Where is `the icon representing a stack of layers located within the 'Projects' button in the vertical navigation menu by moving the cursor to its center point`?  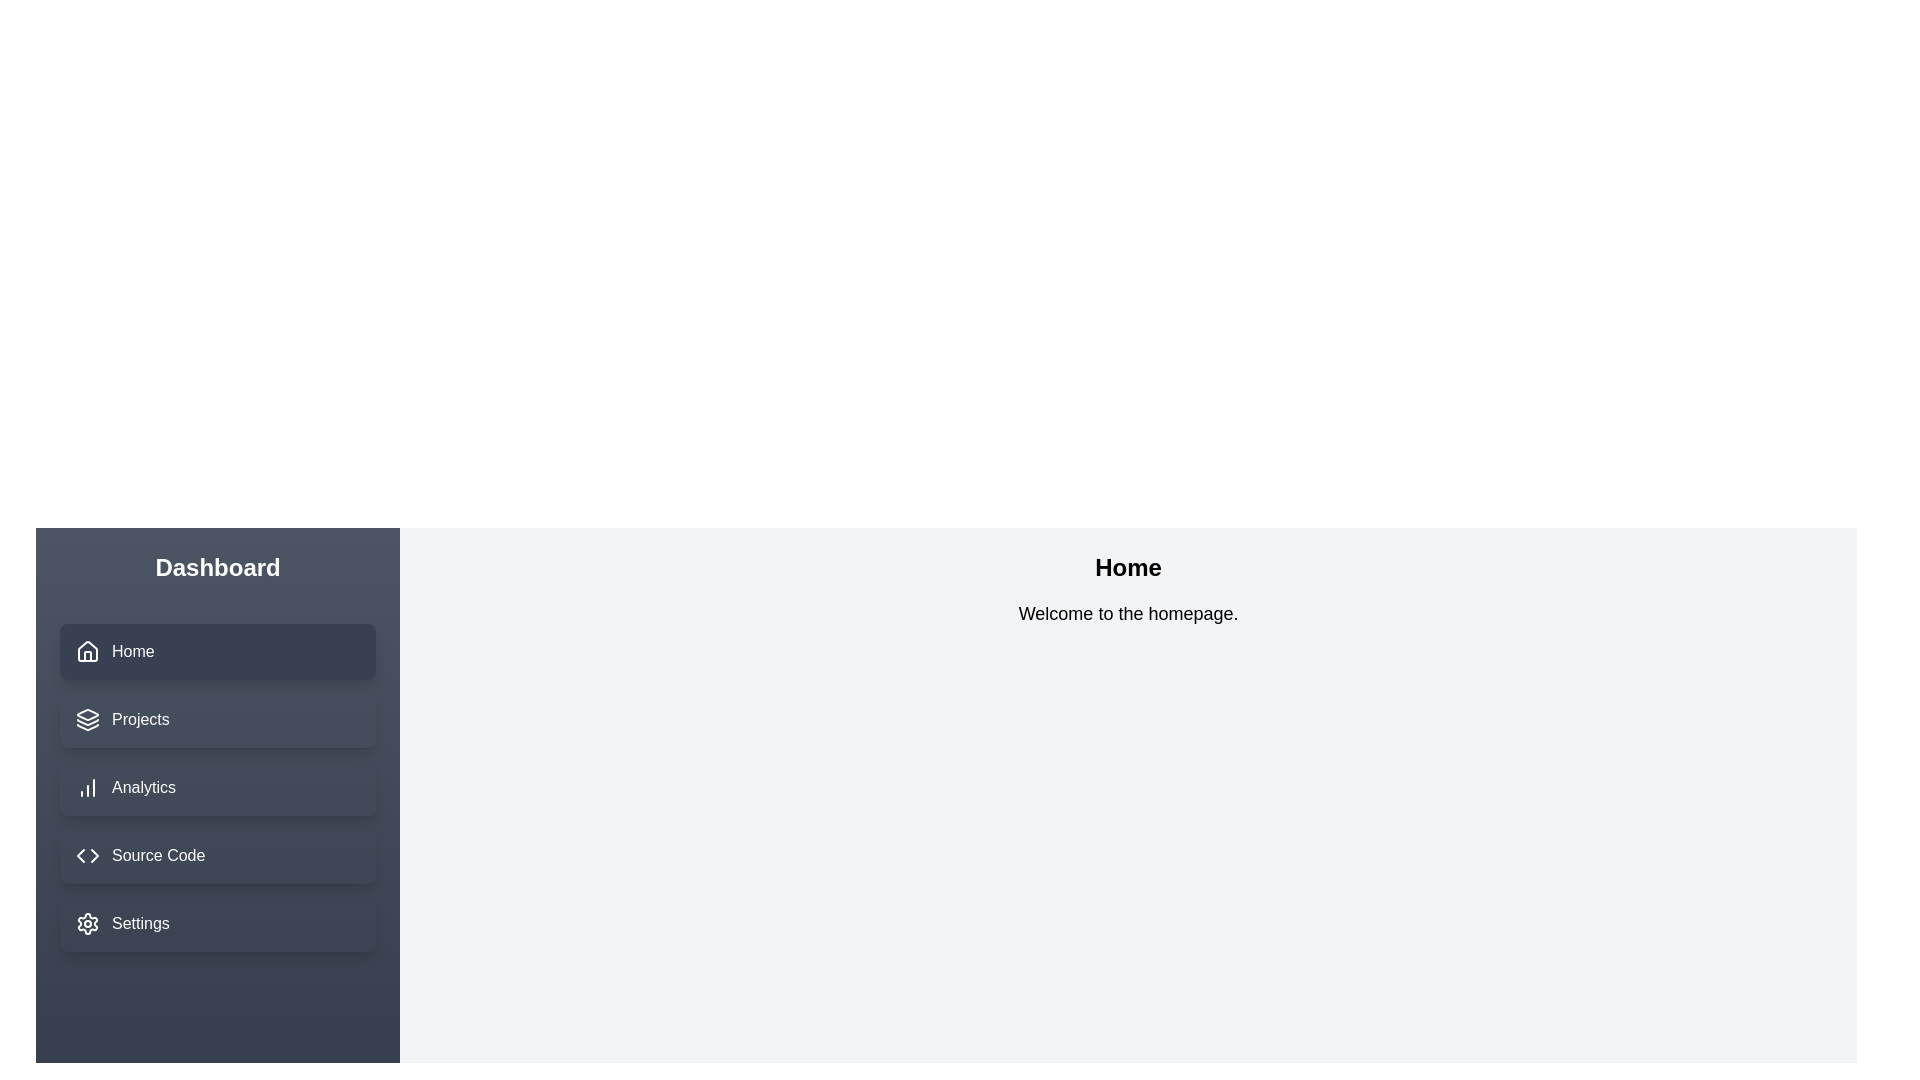
the icon representing a stack of layers located within the 'Projects' button in the vertical navigation menu by moving the cursor to its center point is located at coordinates (86, 720).